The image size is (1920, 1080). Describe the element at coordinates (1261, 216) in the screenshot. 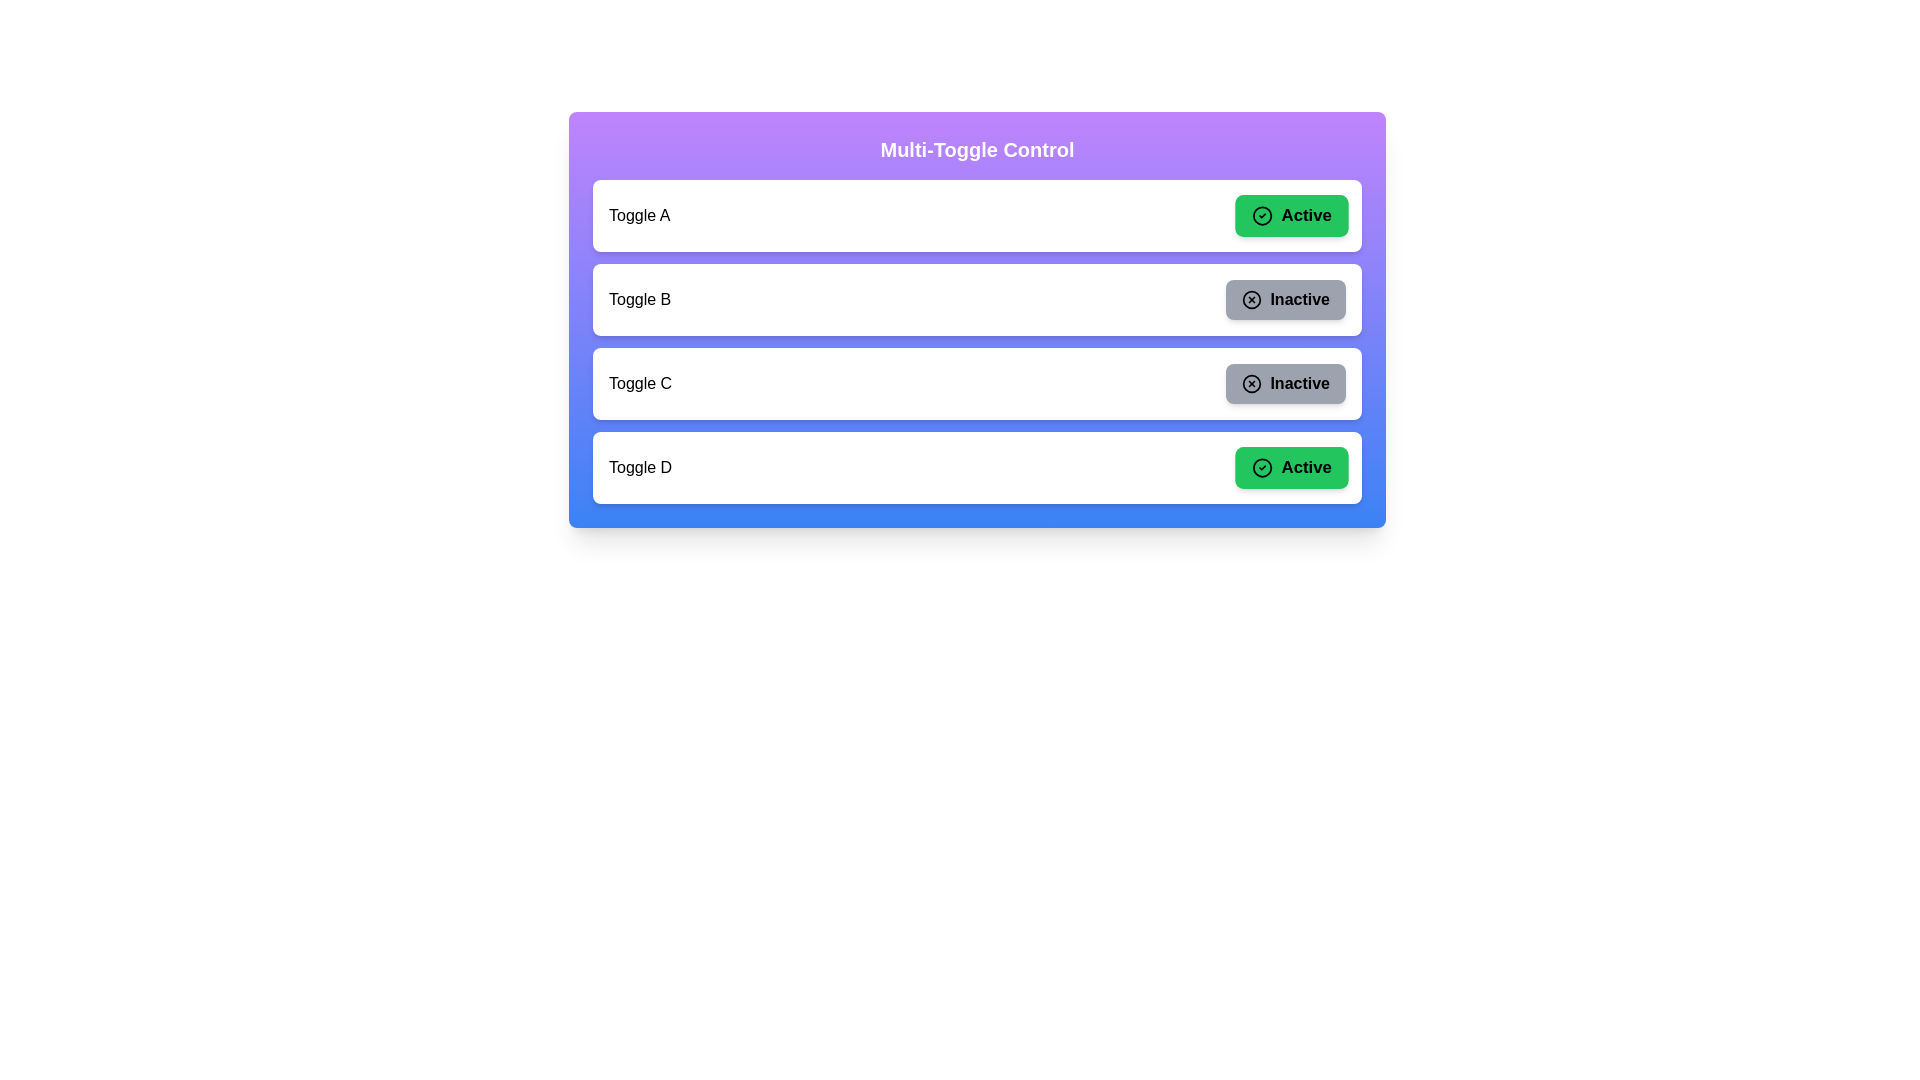

I see `the Status indicator icon, which is a circular icon with a green background and black stroke, located in the first position of the 'Active' button in the 'Toggle A' row` at that location.